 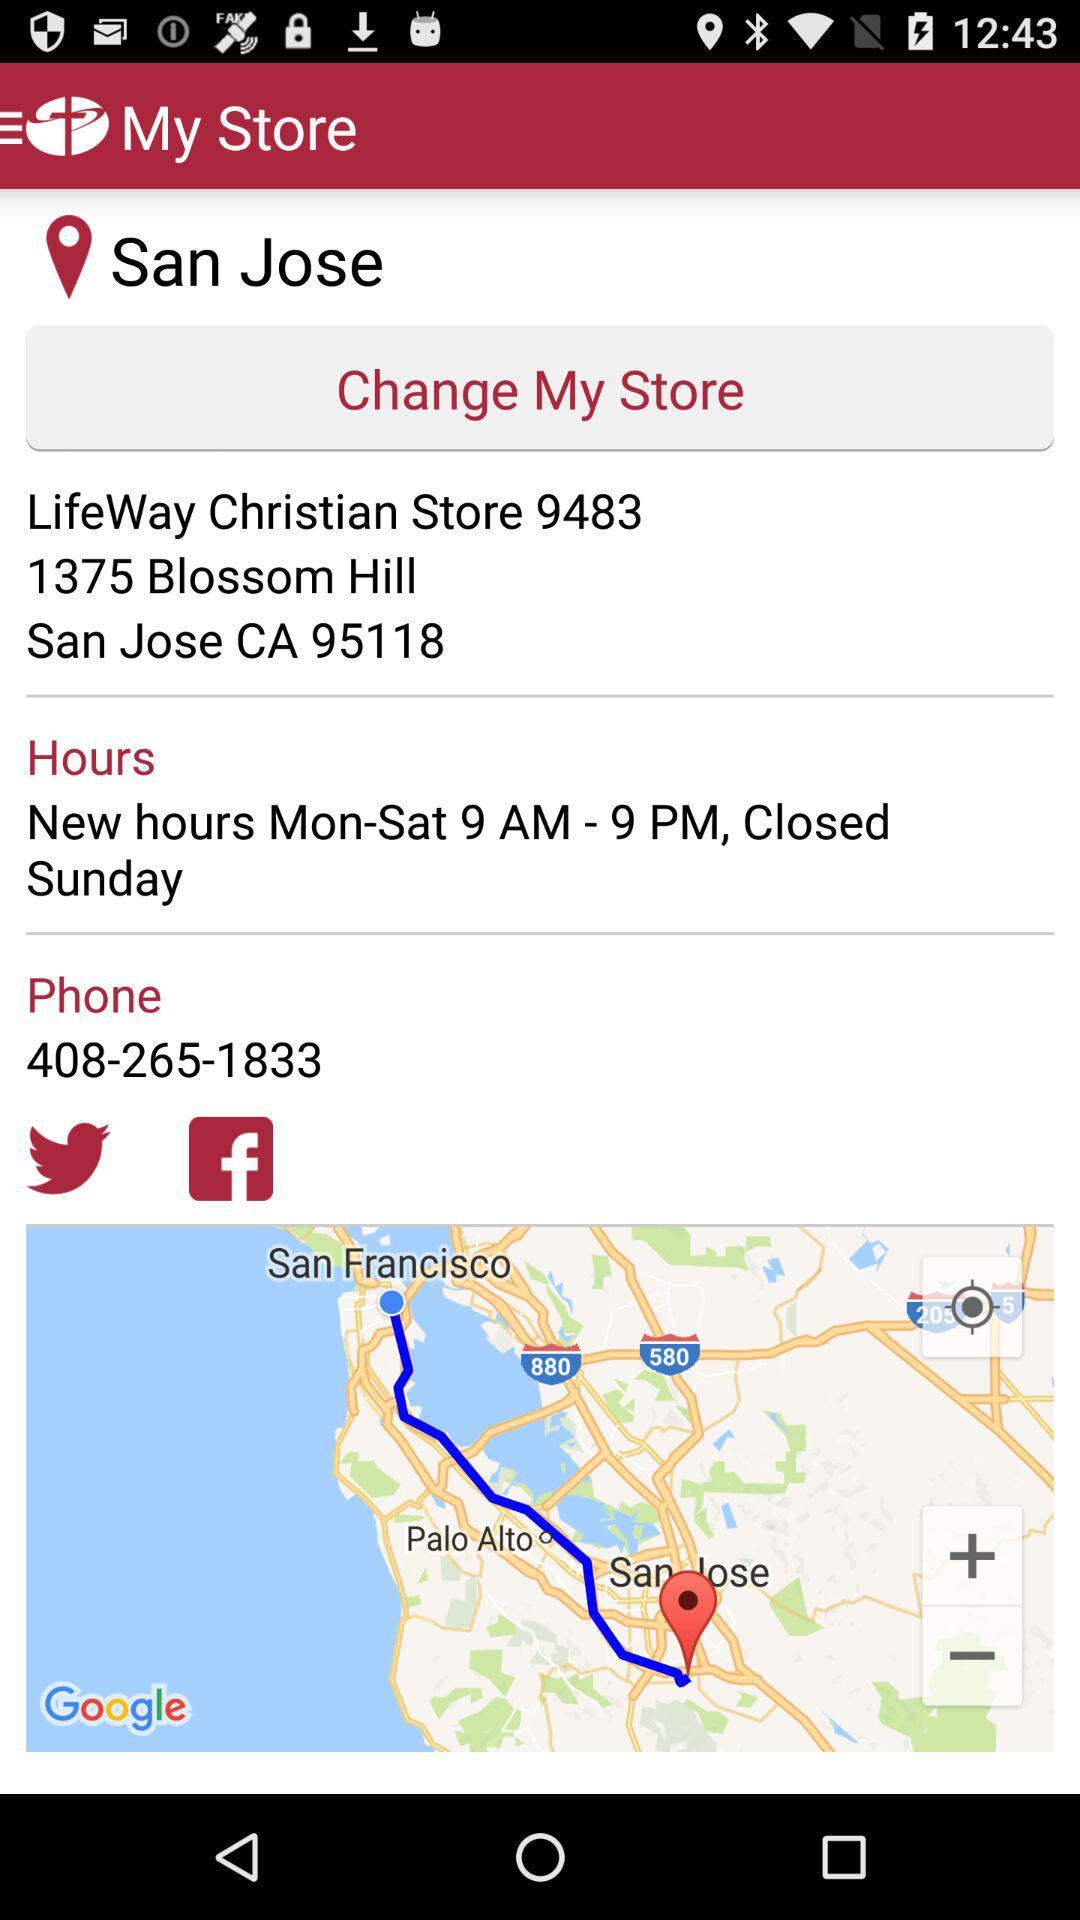 I want to click on app below 408-265-1833 item, so click(x=67, y=1158).